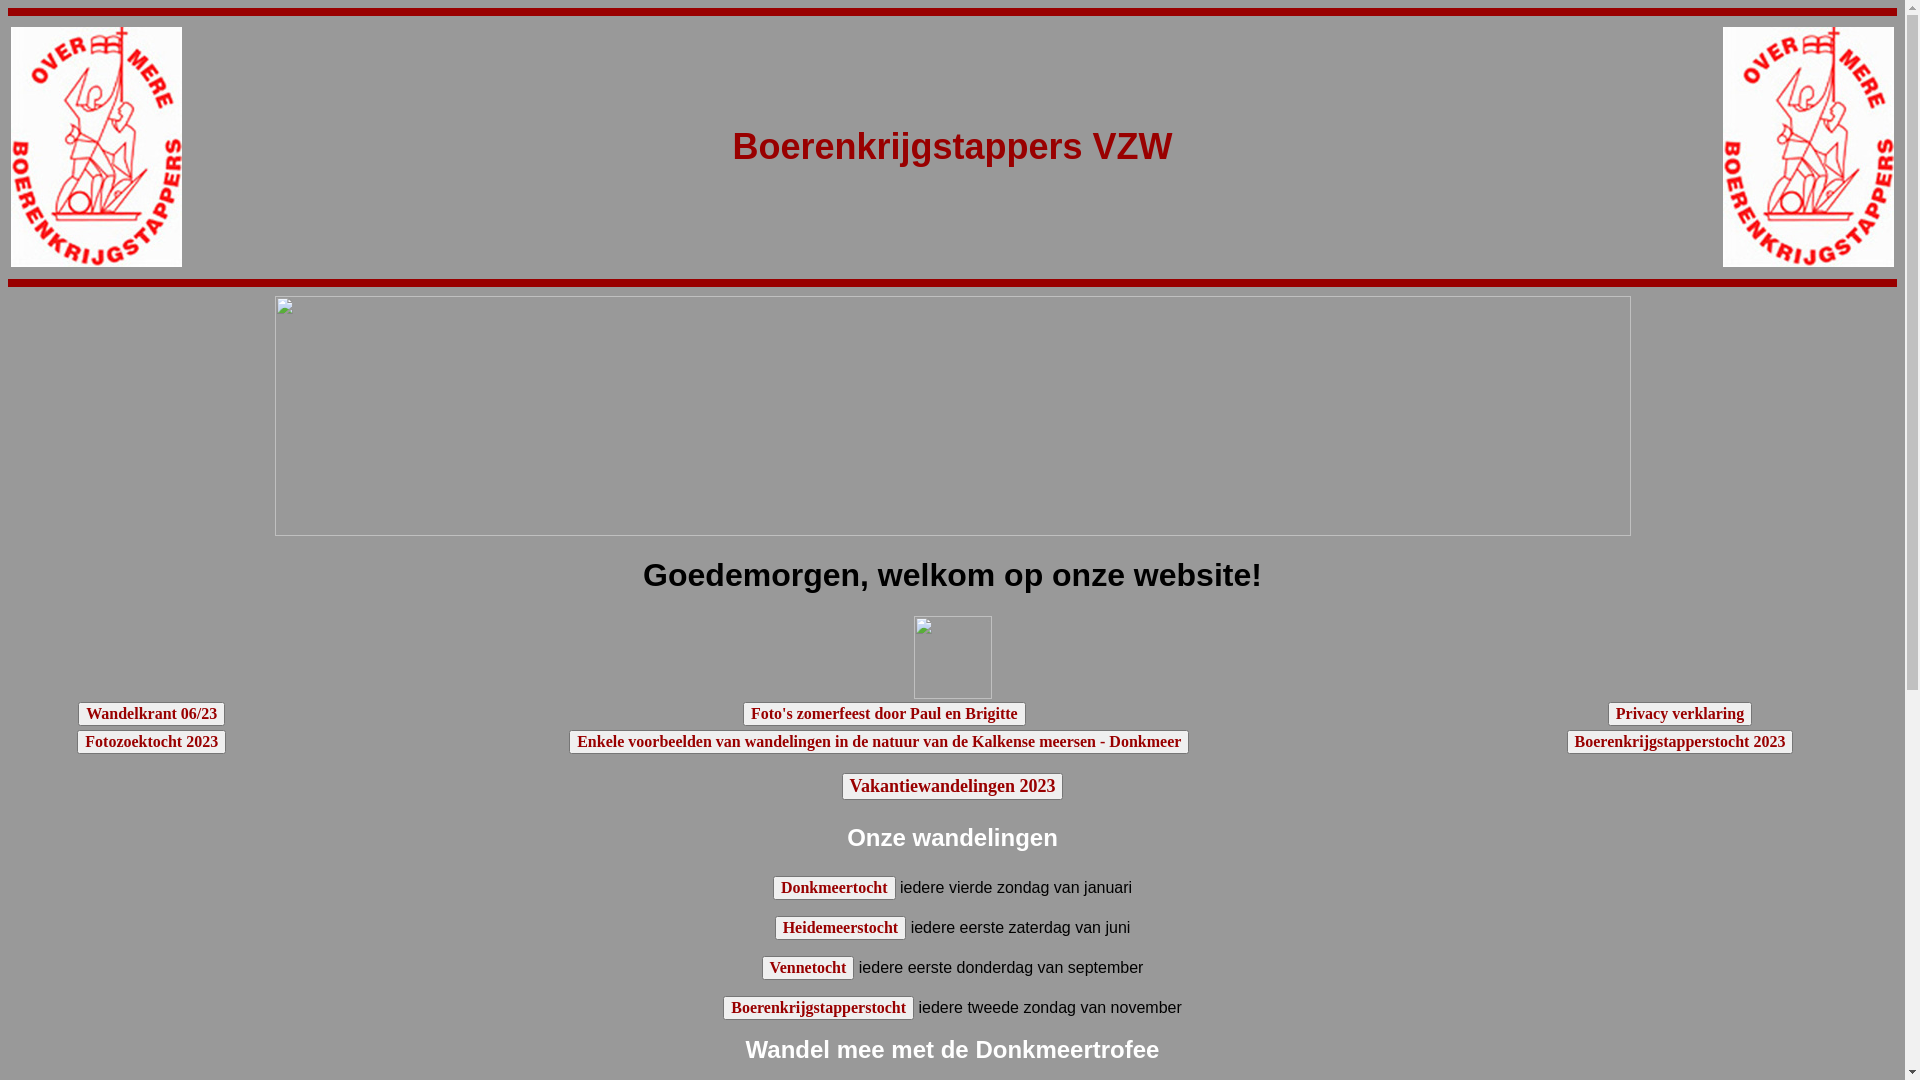 The width and height of the screenshot is (1920, 1080). What do you see at coordinates (1680, 712) in the screenshot?
I see `'Privacy verklaring'` at bounding box center [1680, 712].